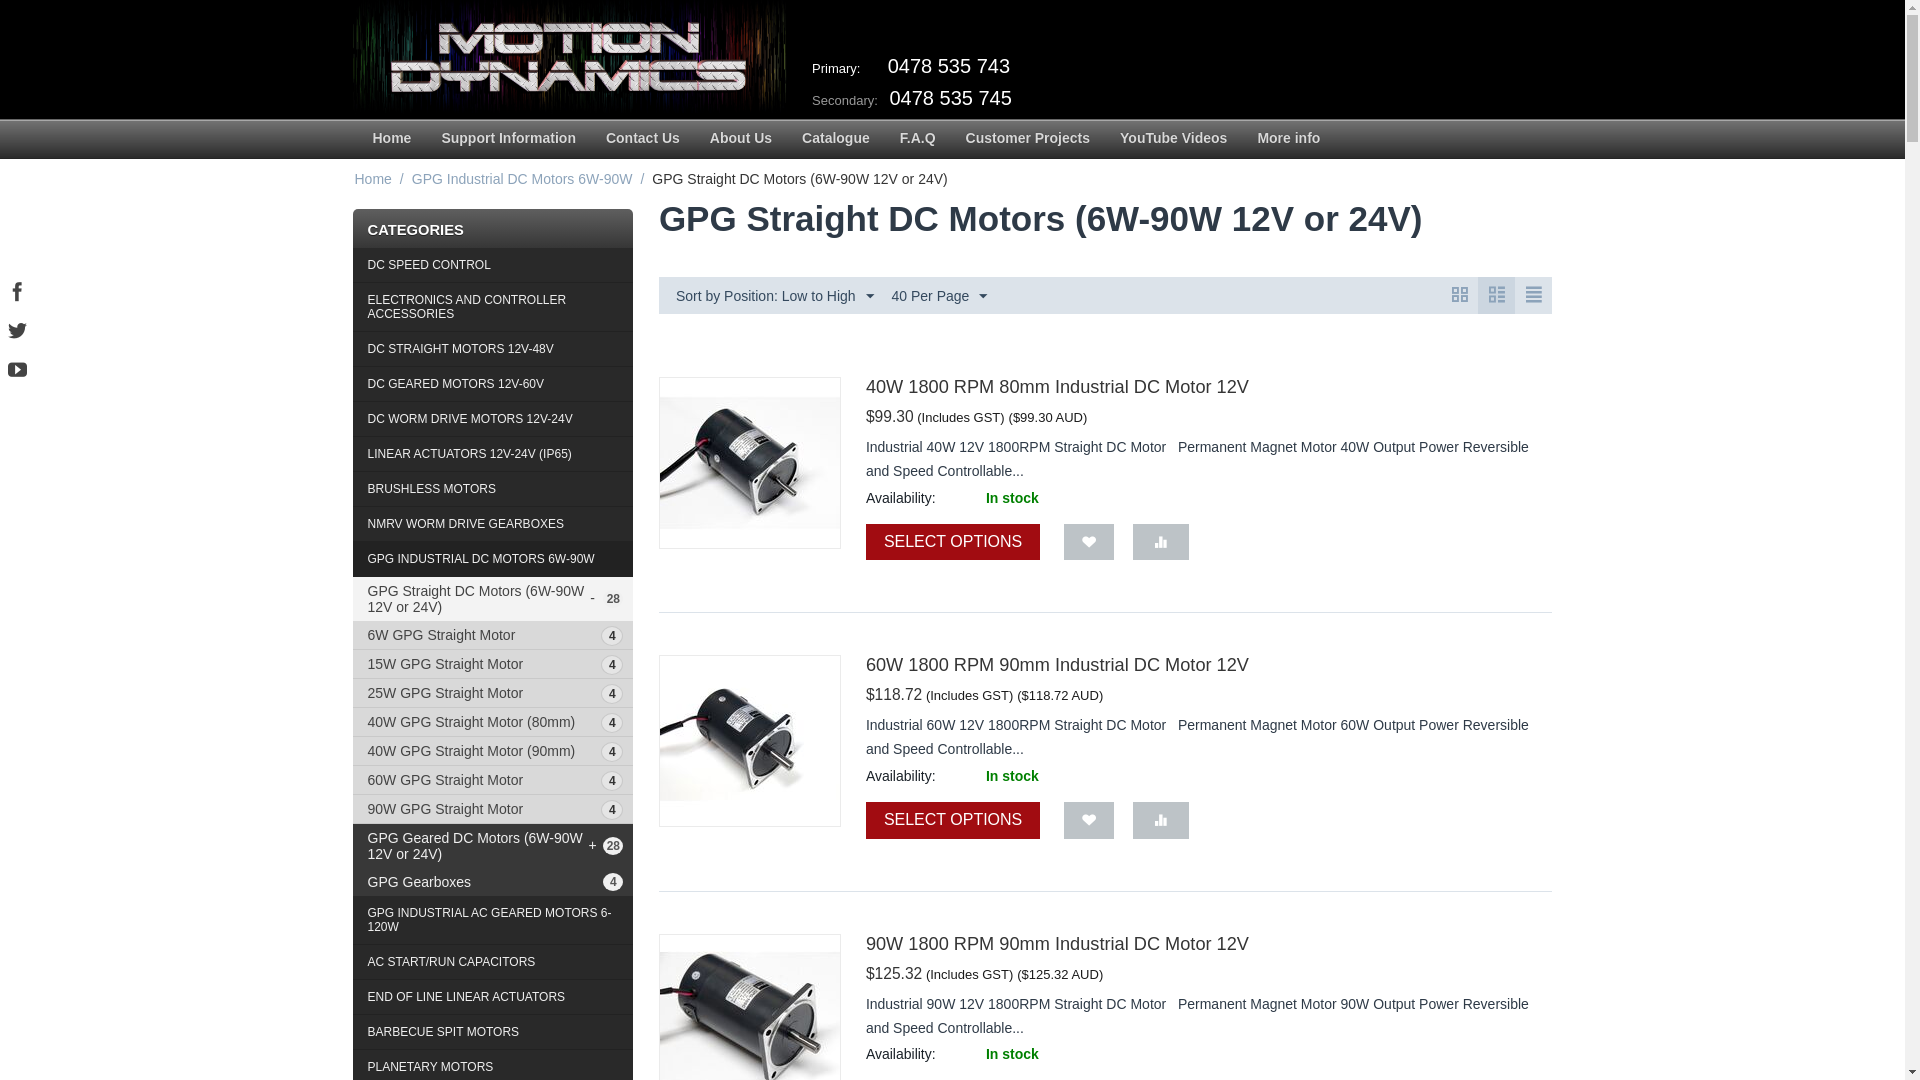 The width and height of the screenshot is (1920, 1080). I want to click on 'DC SPEED CONTROL', so click(351, 264).